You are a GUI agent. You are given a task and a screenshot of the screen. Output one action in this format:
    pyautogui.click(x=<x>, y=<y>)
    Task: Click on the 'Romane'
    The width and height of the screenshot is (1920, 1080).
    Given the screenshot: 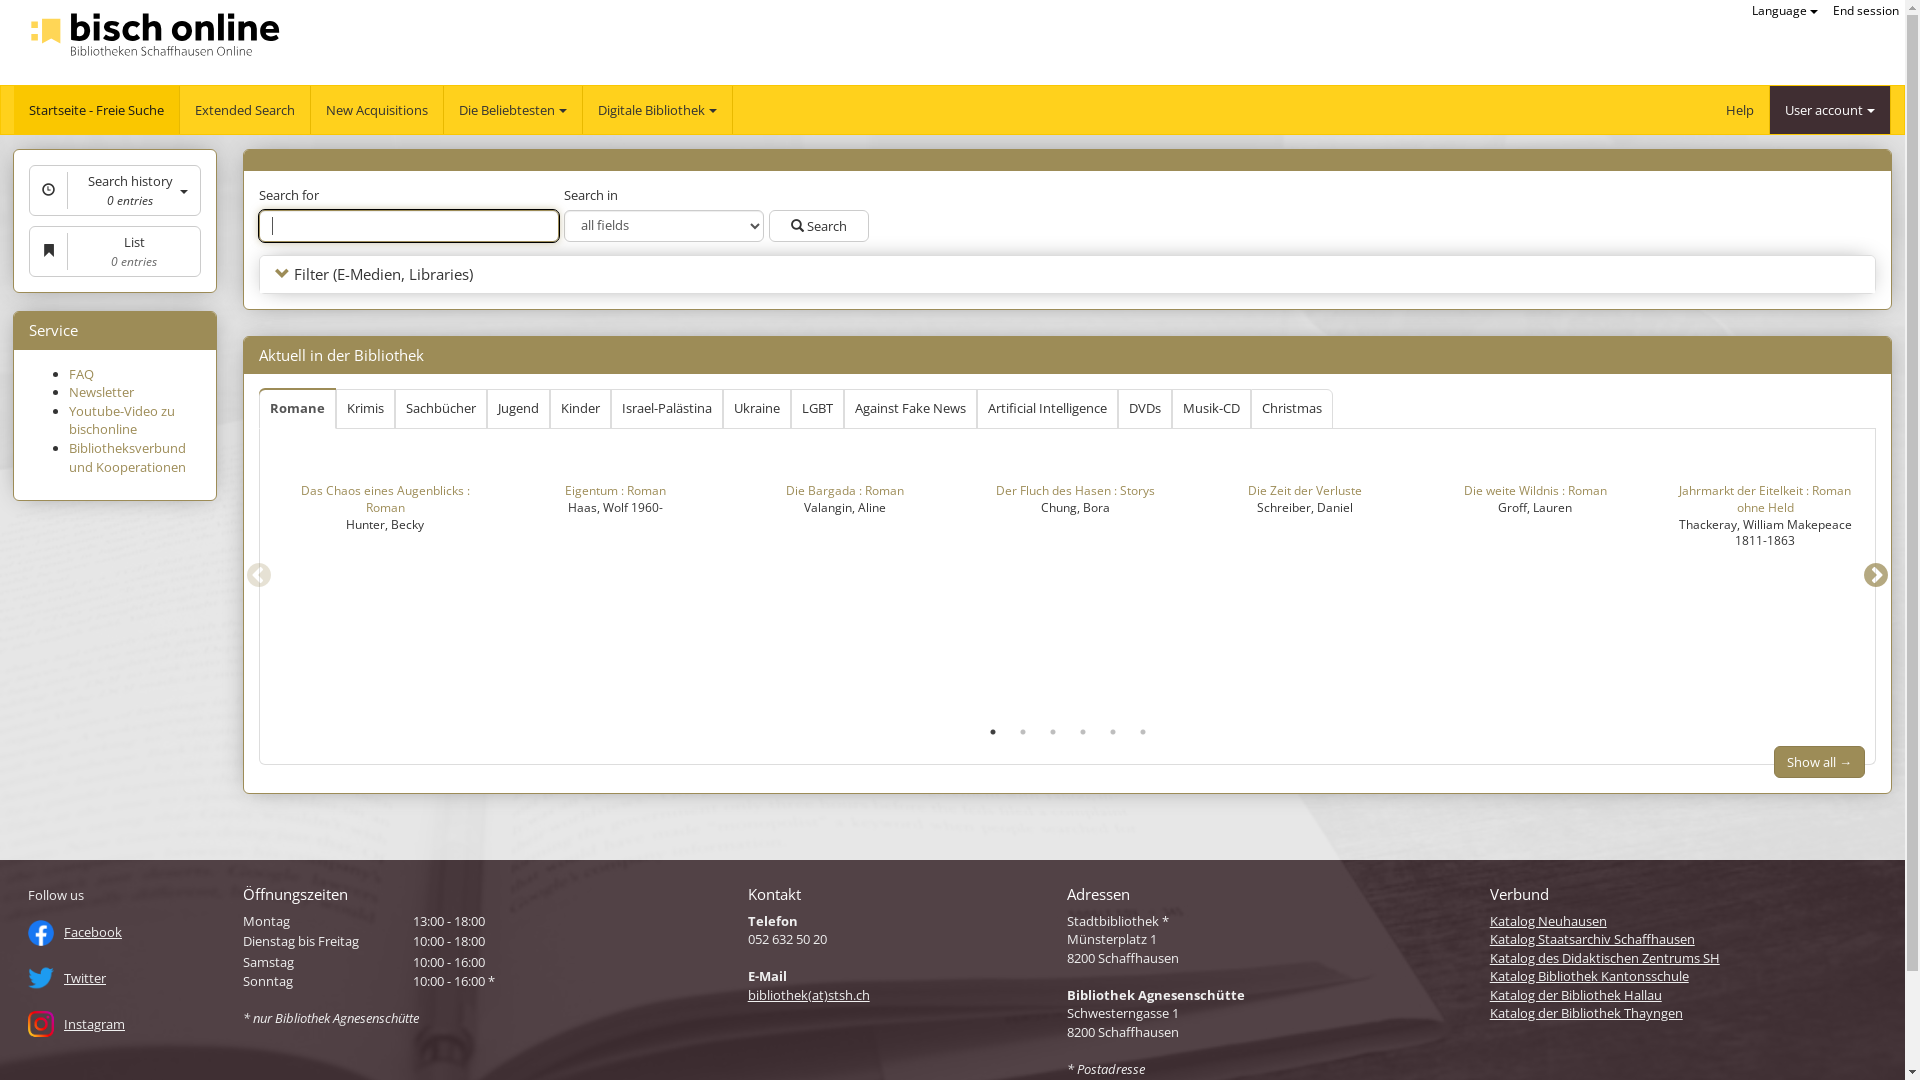 What is the action you would take?
    pyautogui.click(x=258, y=408)
    